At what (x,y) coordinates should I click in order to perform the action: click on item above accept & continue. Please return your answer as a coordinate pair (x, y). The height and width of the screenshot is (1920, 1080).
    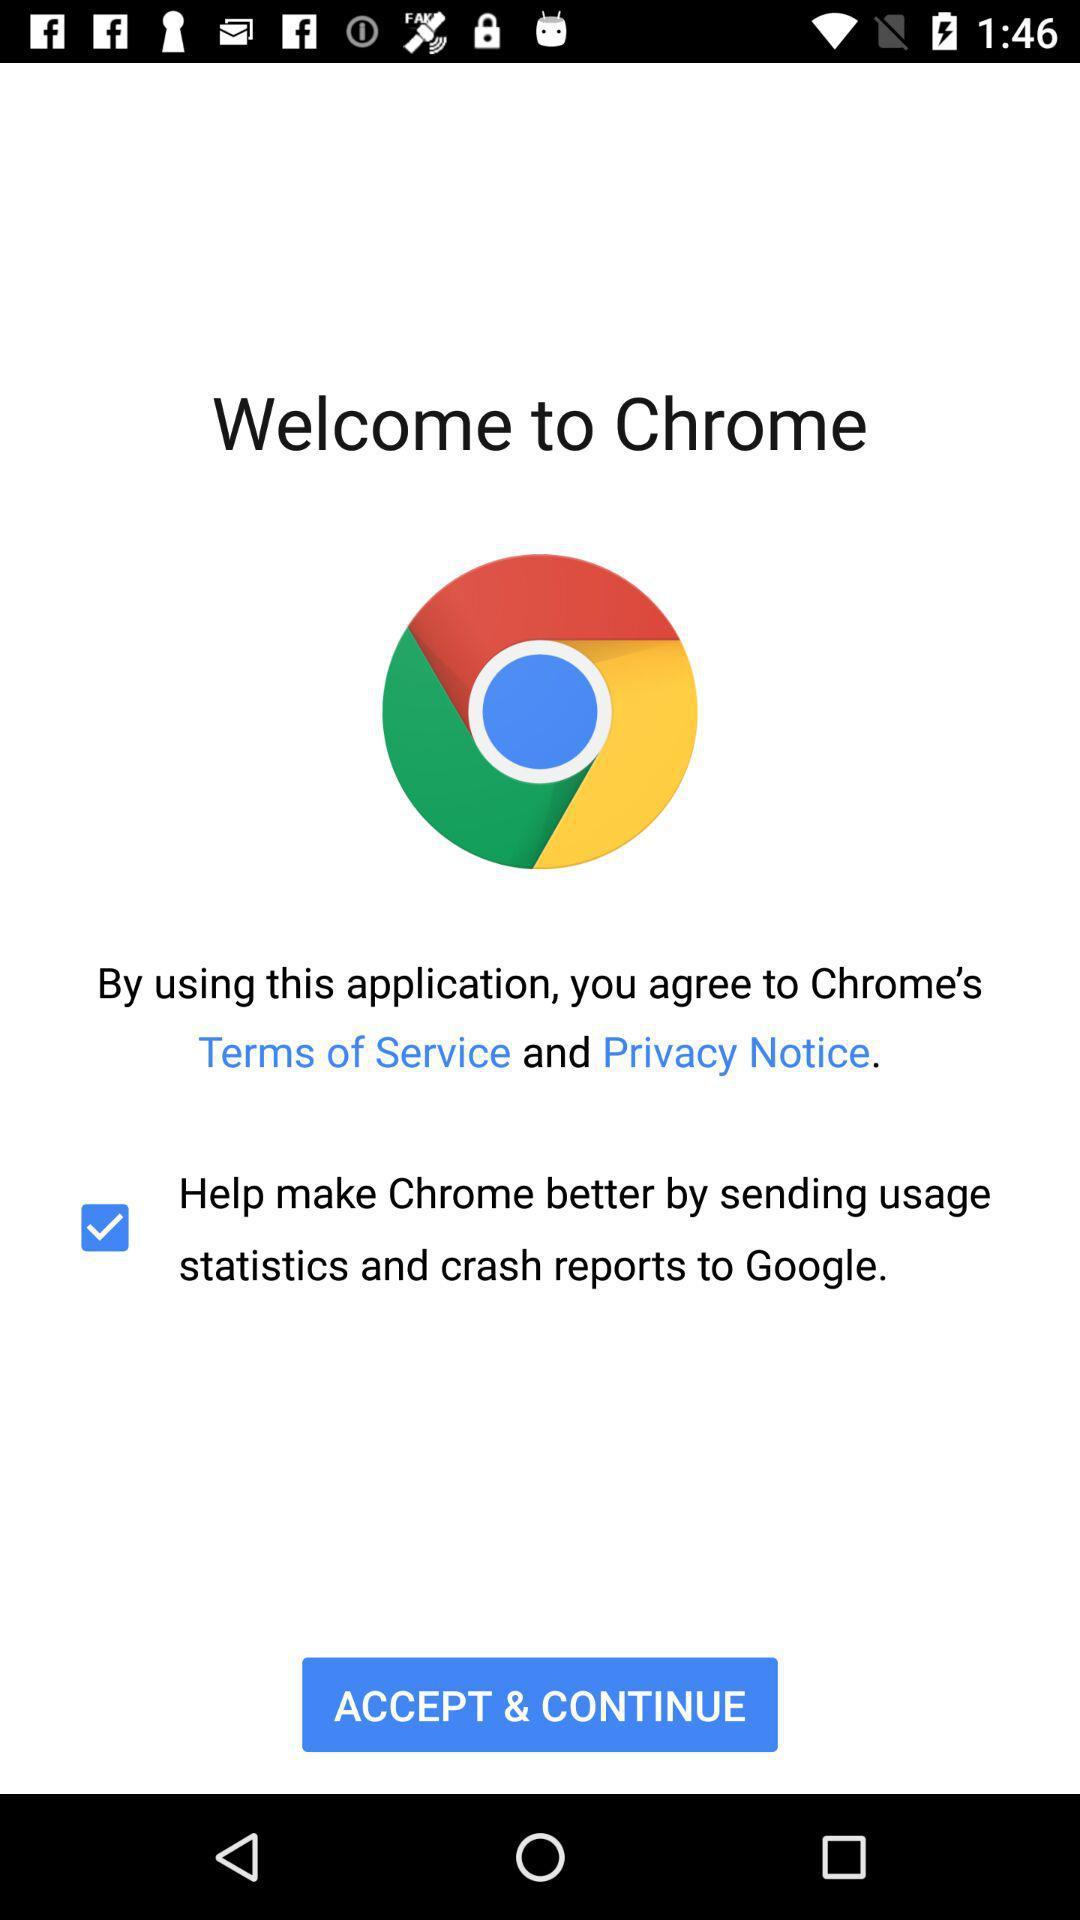
    Looking at the image, I should click on (540, 1226).